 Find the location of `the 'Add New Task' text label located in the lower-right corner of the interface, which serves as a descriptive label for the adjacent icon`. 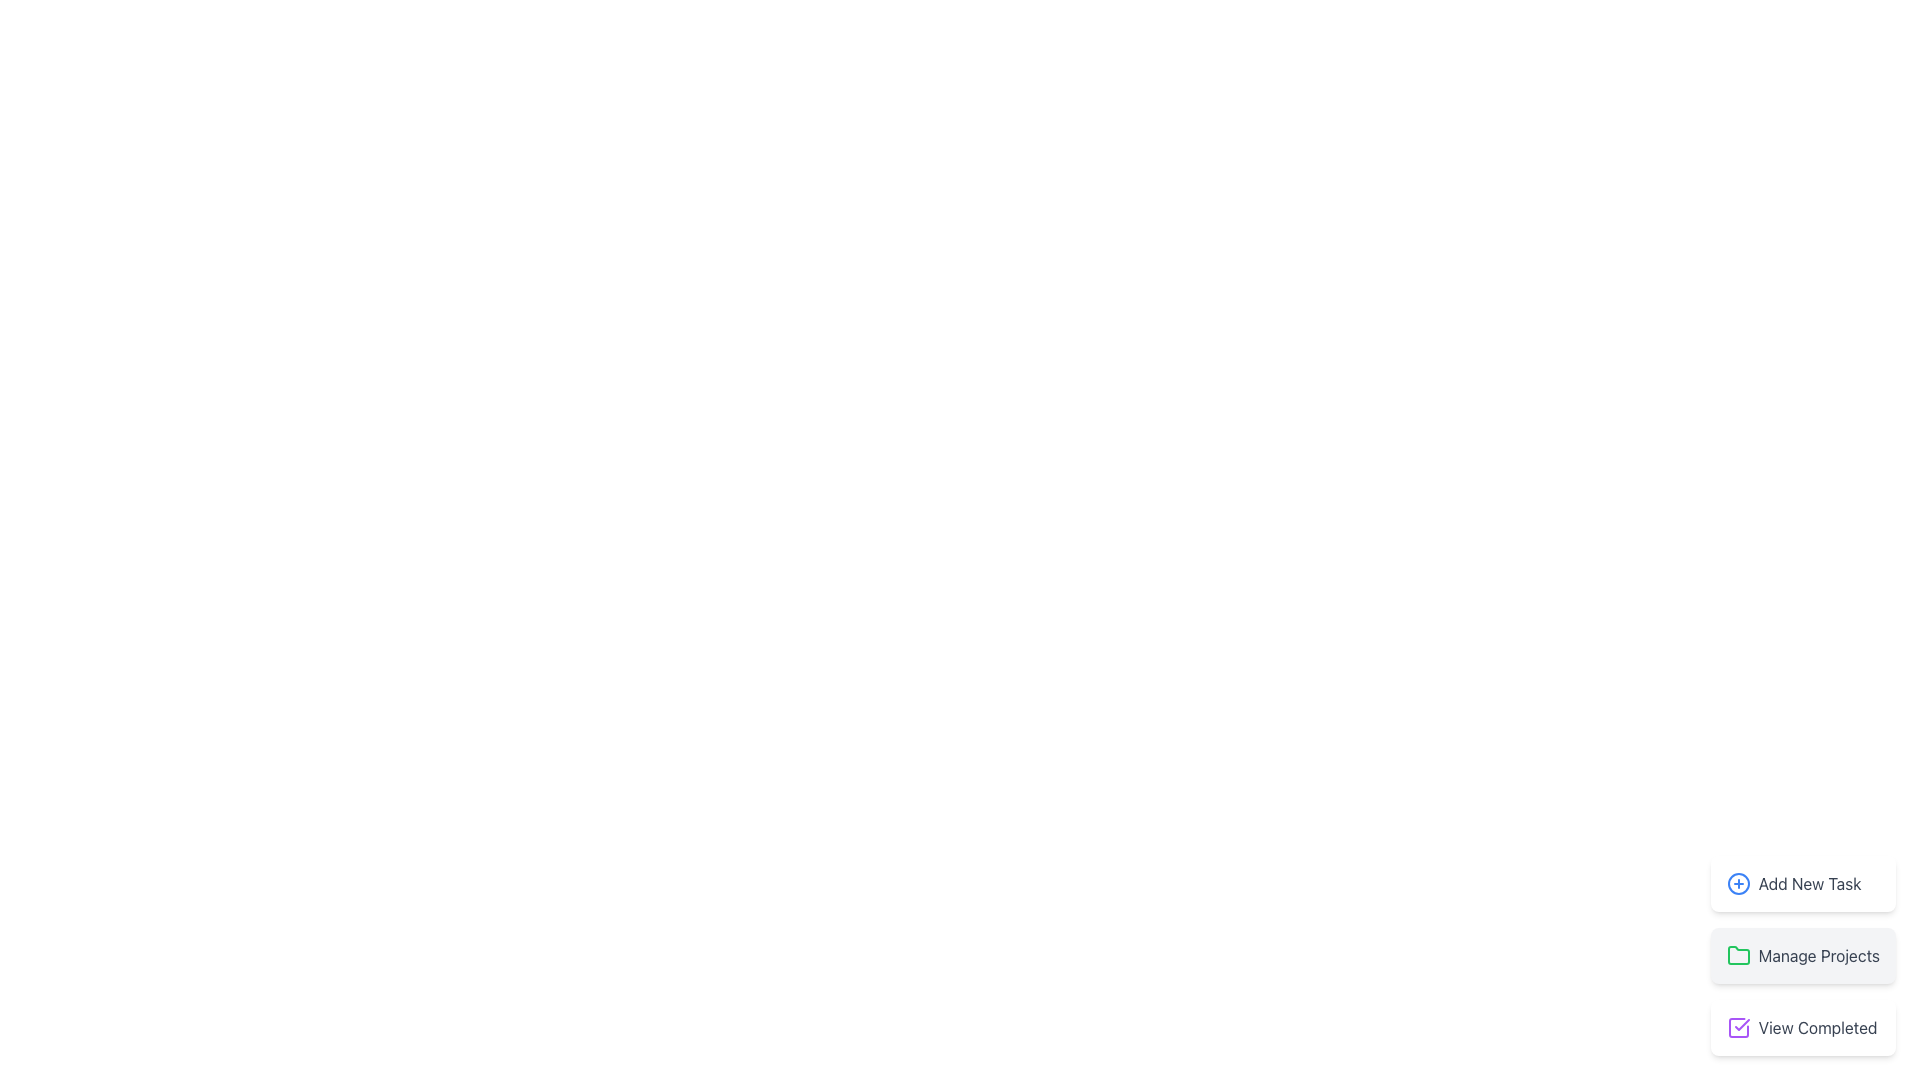

the 'Add New Task' text label located in the lower-right corner of the interface, which serves as a descriptive label for the adjacent icon is located at coordinates (1810, 882).